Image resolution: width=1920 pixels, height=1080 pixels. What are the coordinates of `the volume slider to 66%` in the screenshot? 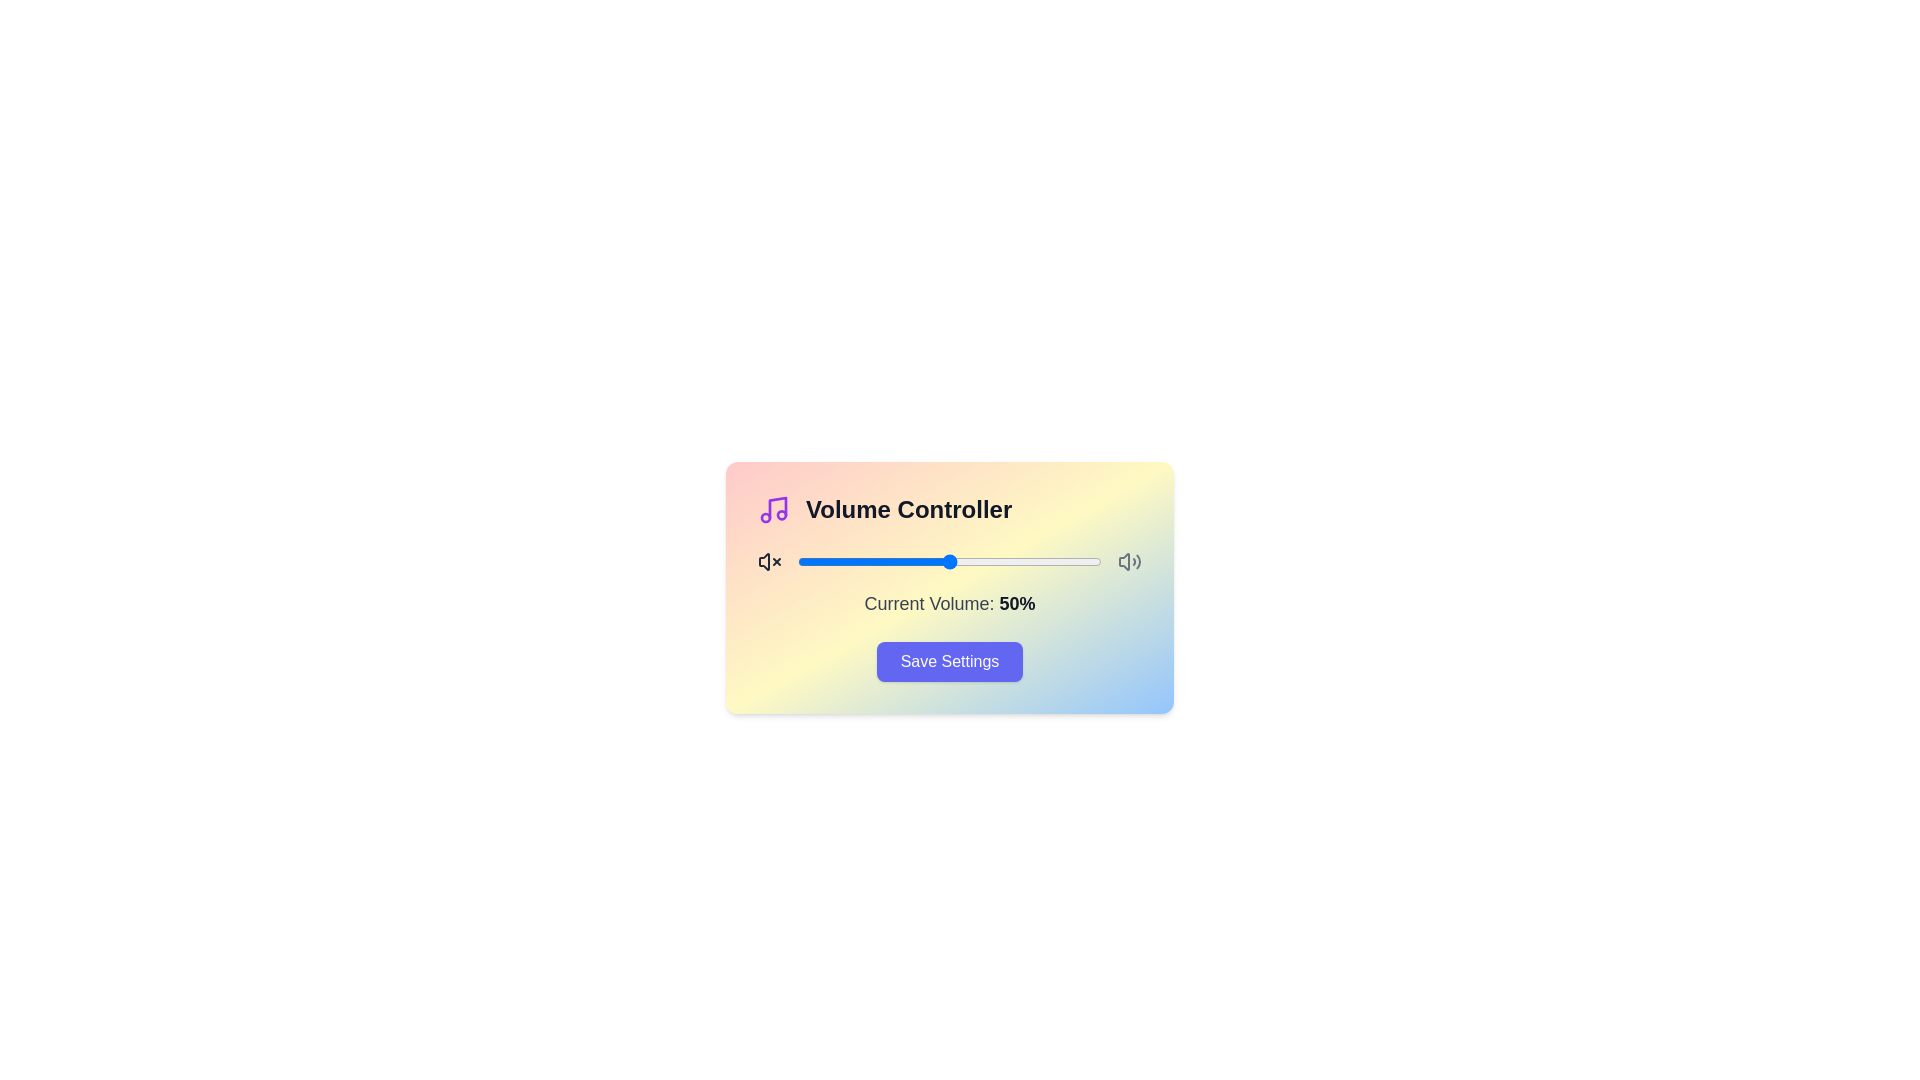 It's located at (998, 562).